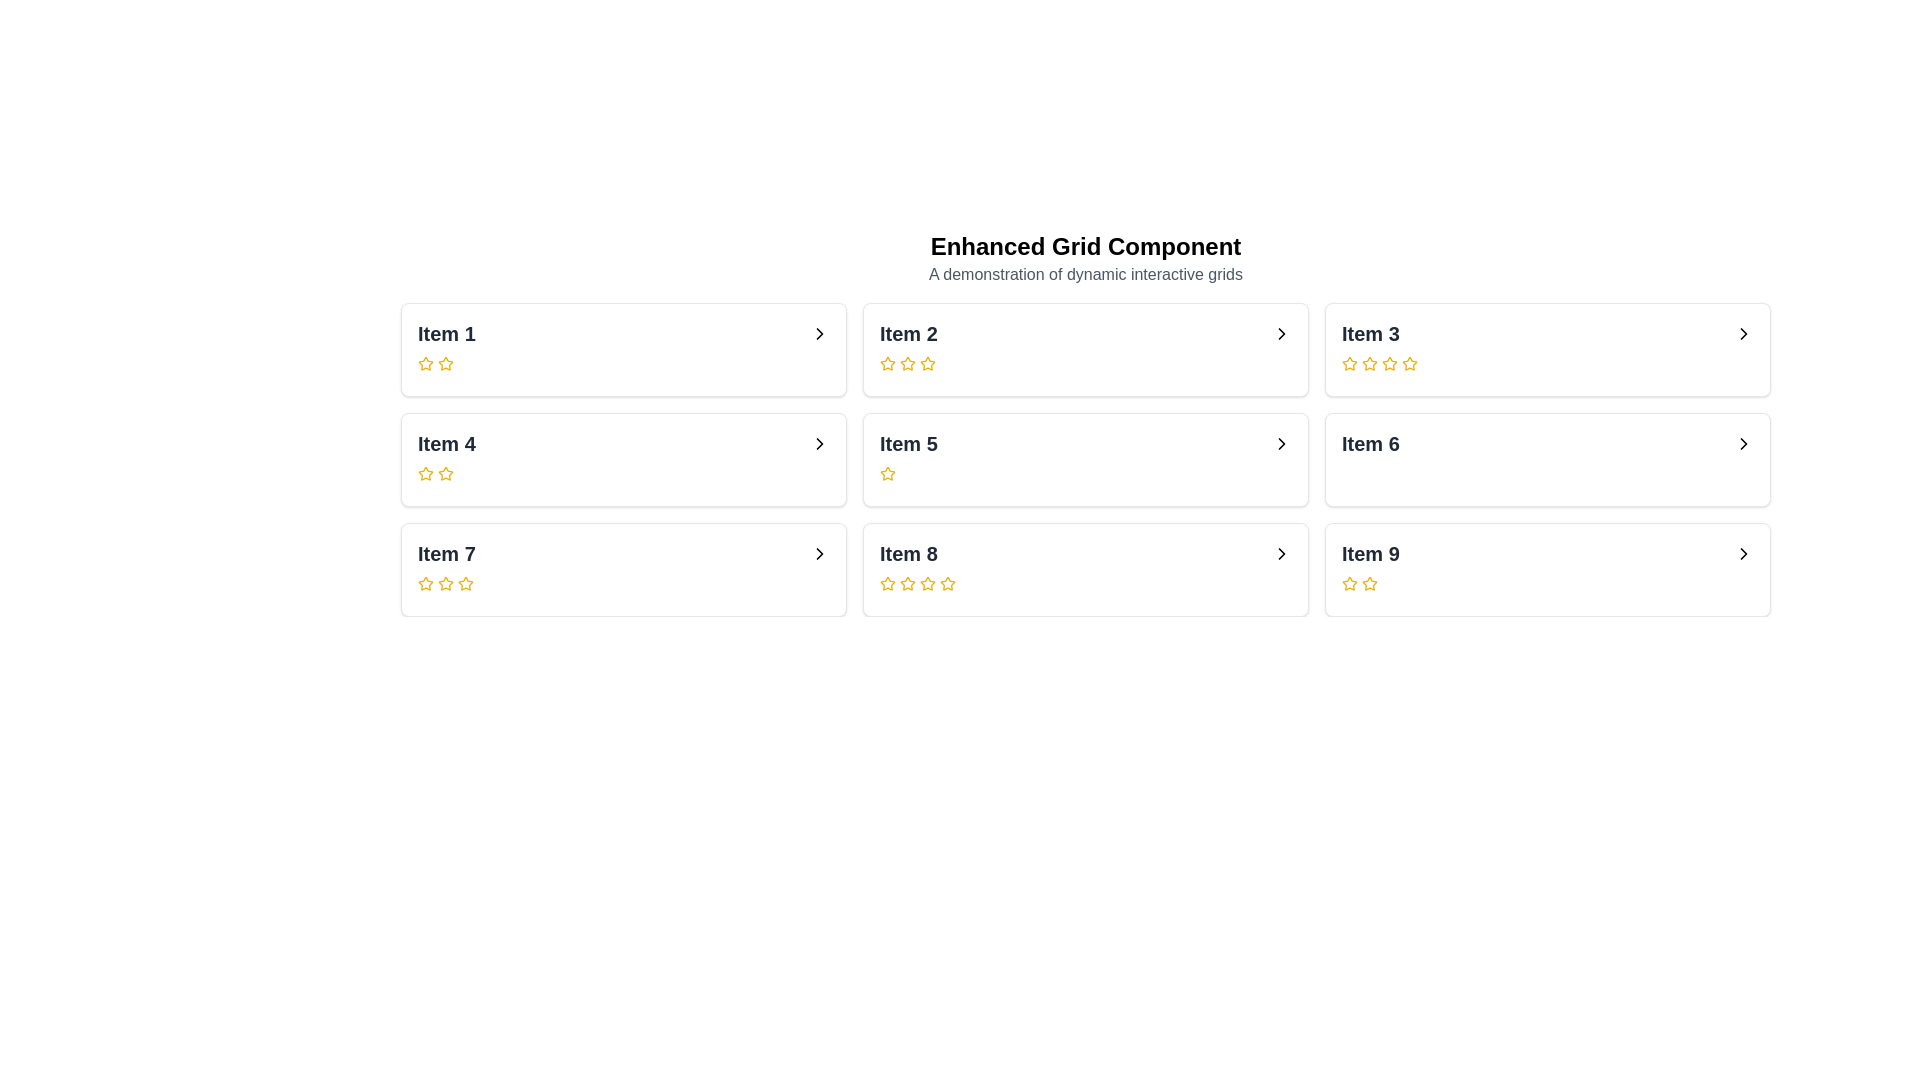 This screenshot has height=1080, width=1920. I want to click on the first yellow star in the star rating indicator under 'Item 2', so click(887, 363).